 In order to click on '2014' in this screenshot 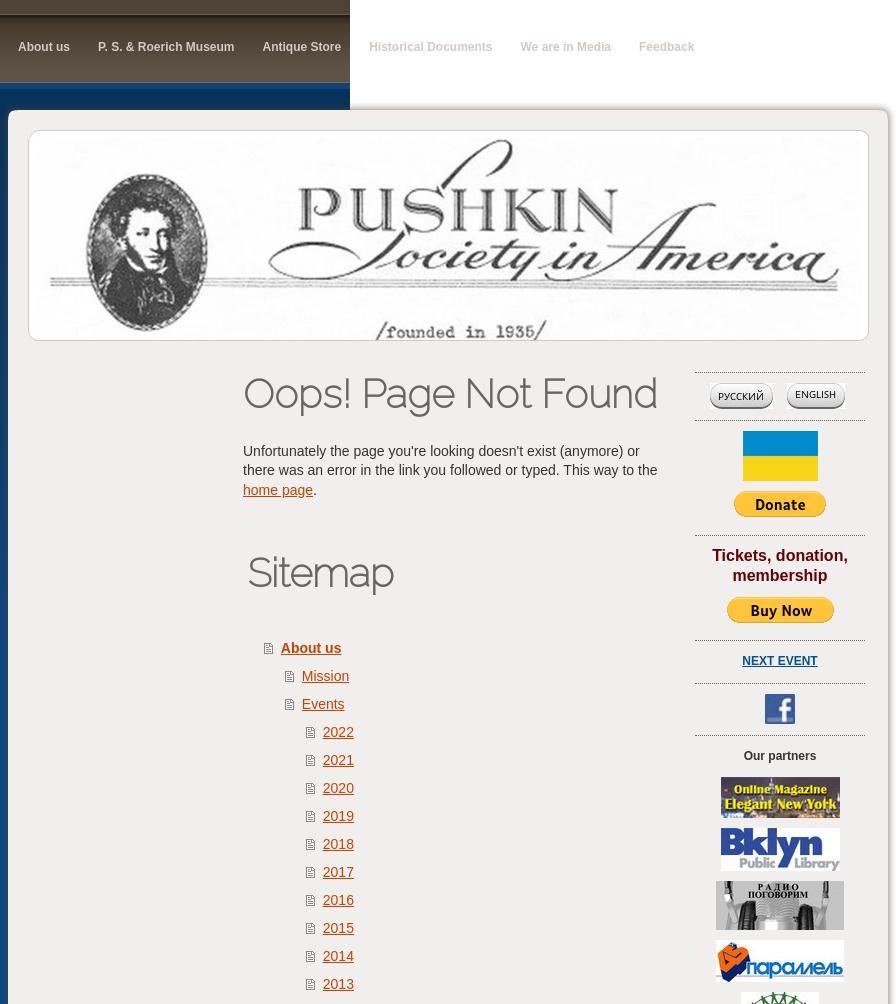, I will do `click(337, 954)`.